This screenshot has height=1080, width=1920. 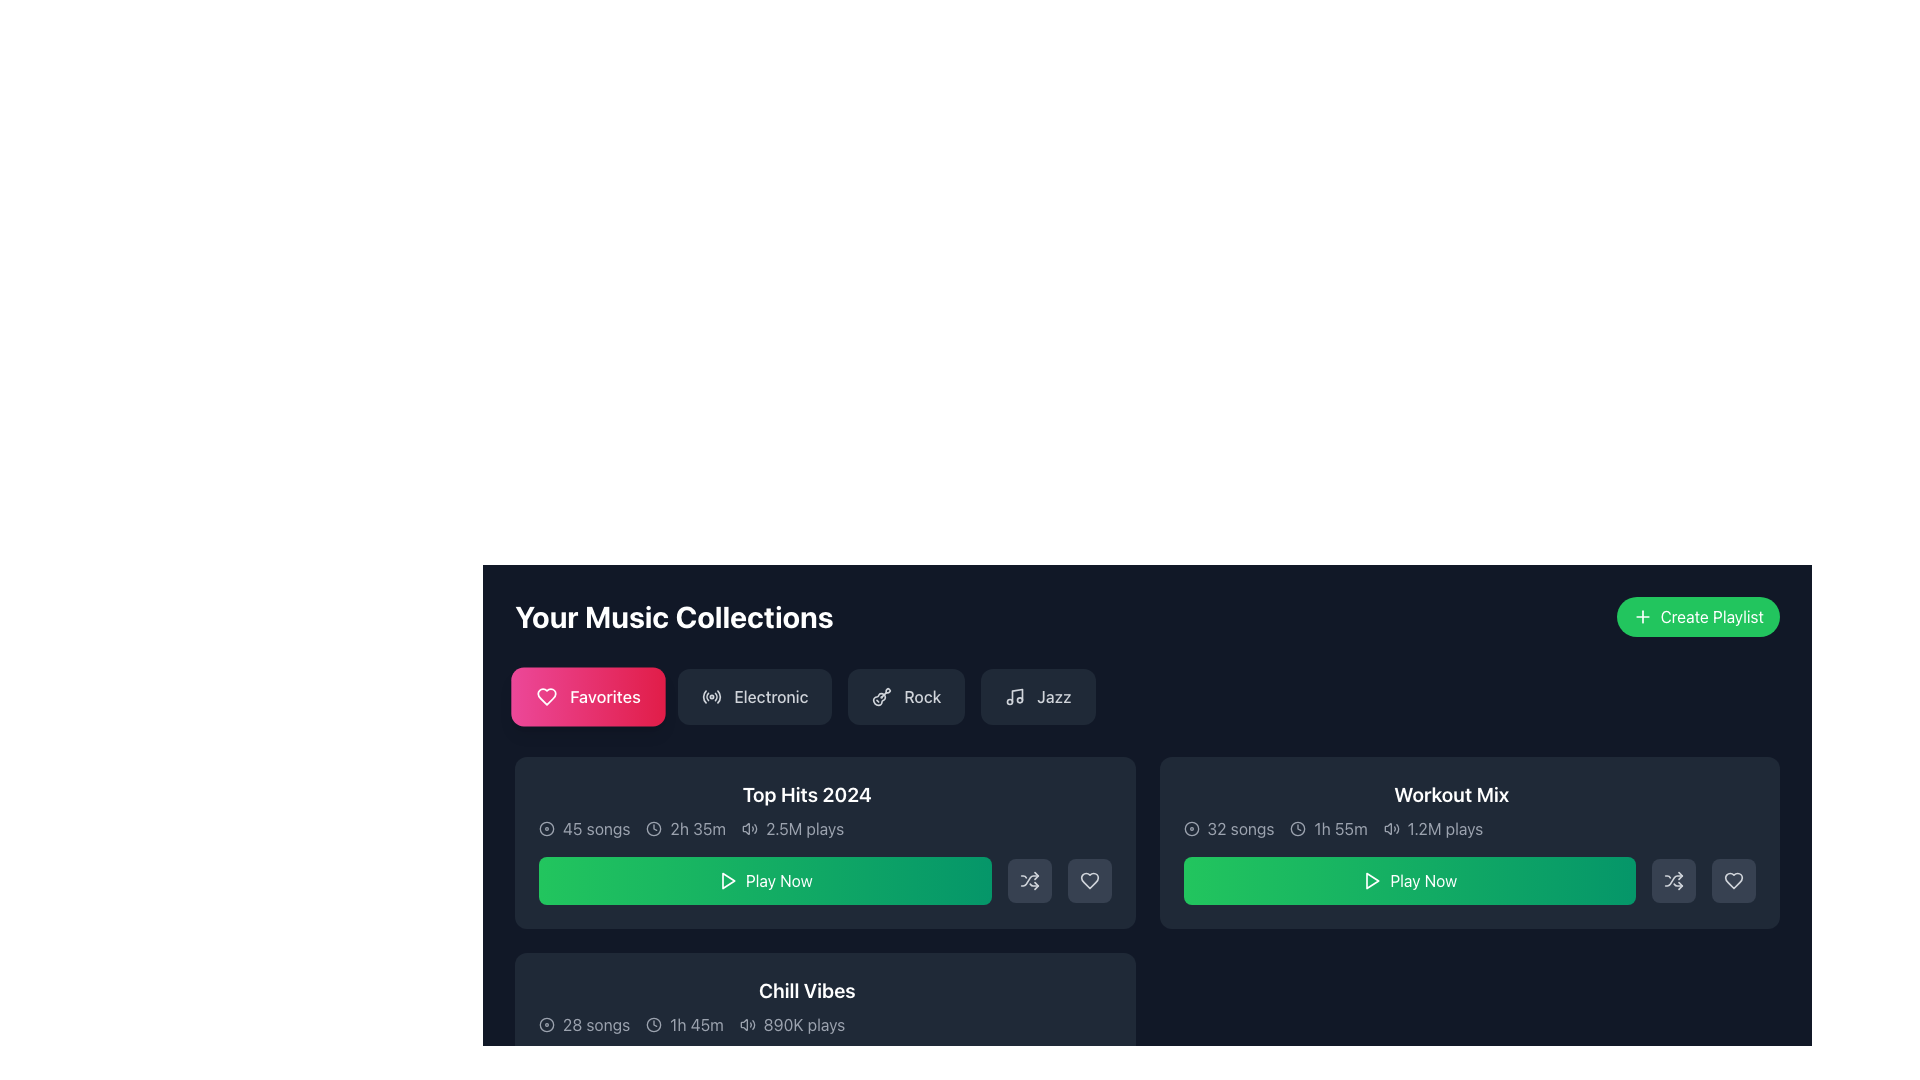 I want to click on text label indicating the number of songs in the associated music collection, which is positioned towards the left half of the card labeled 'Top Hits 2024', so click(x=595, y=829).